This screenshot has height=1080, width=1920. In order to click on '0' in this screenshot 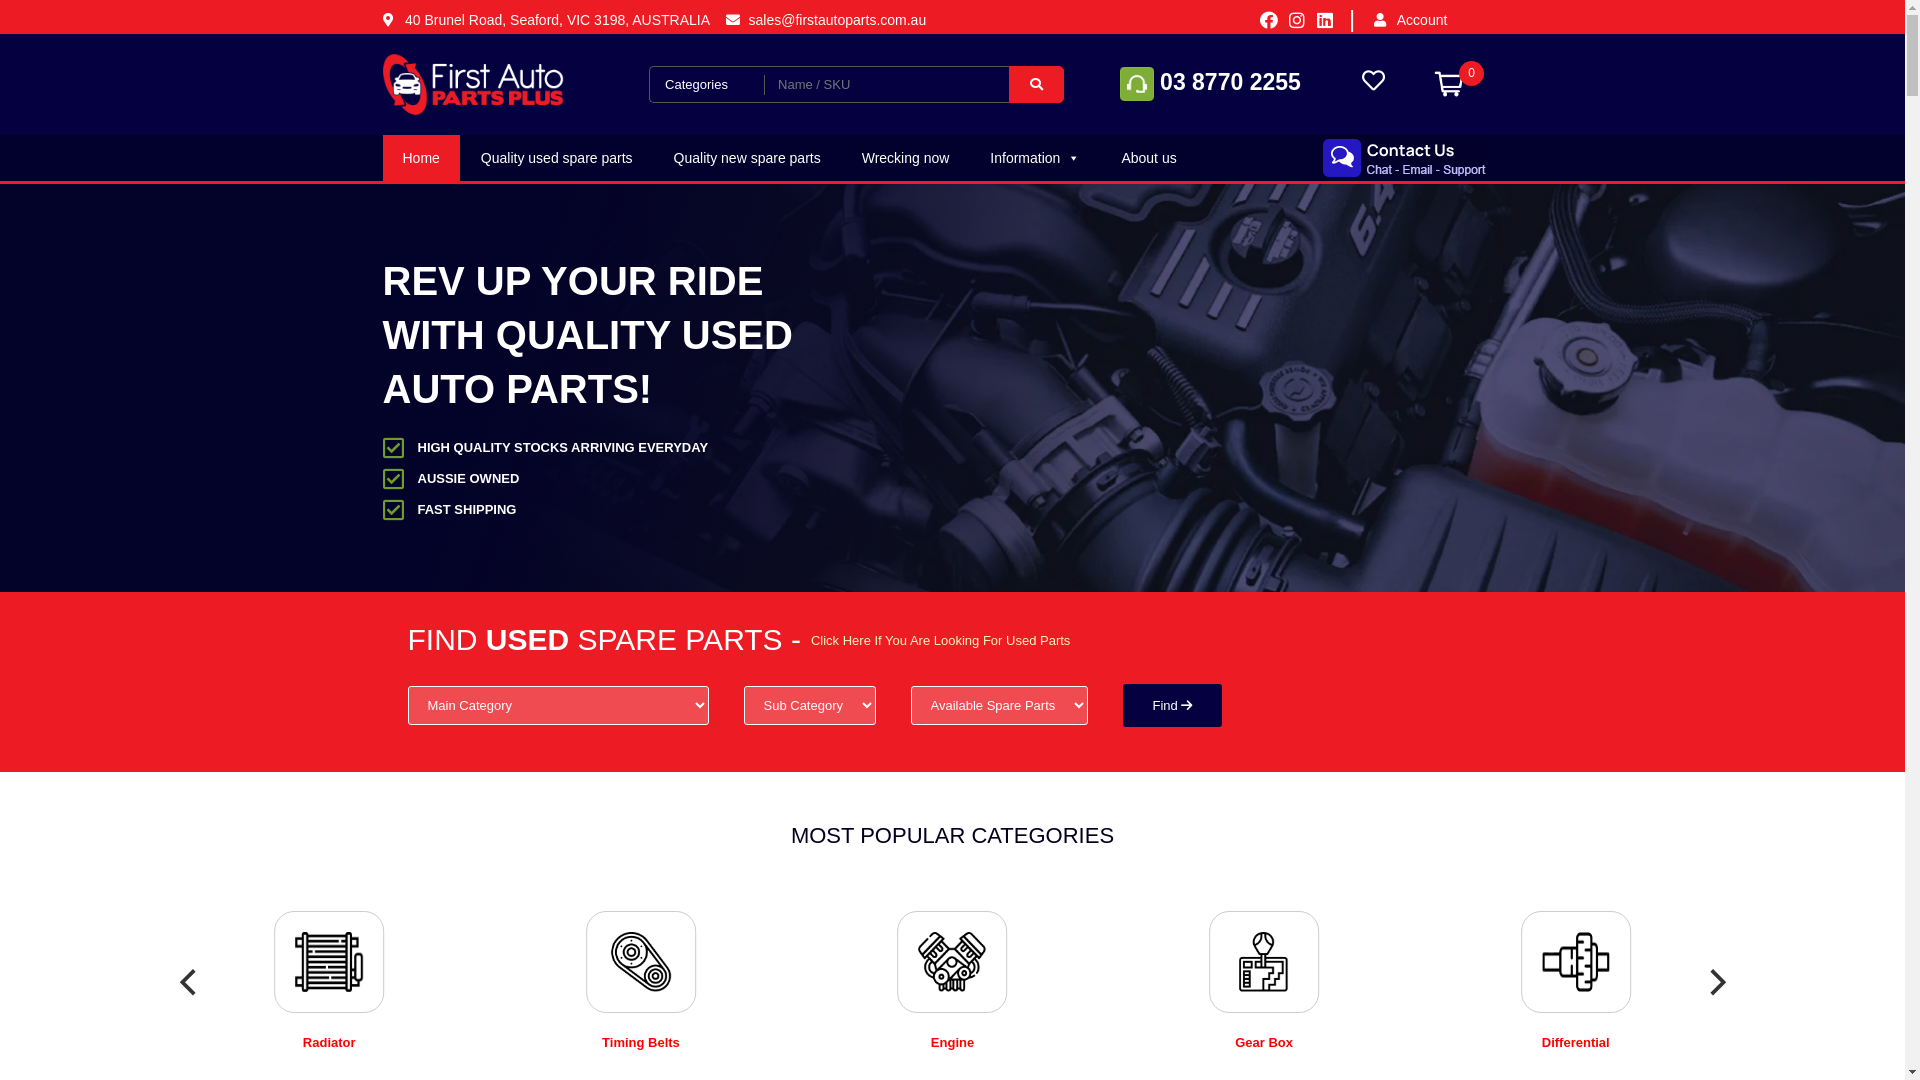, I will do `click(1449, 82)`.